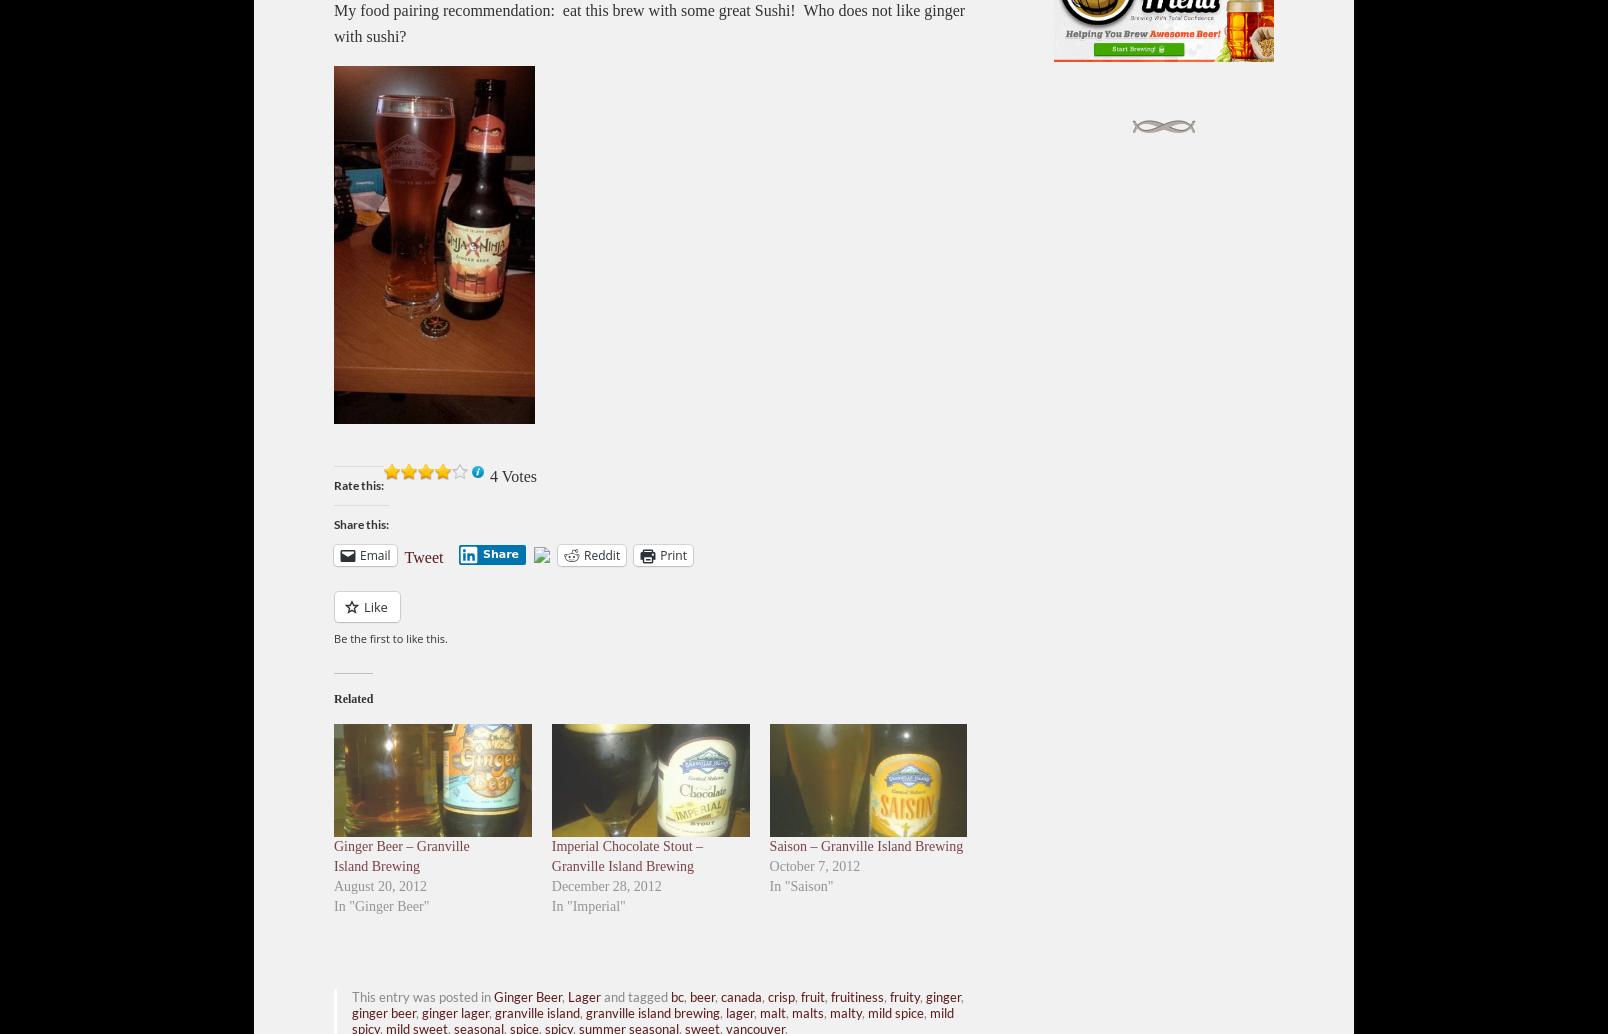 Image resolution: width=1608 pixels, height=1034 pixels. Describe the element at coordinates (671, 554) in the screenshot. I see `'Print'` at that location.